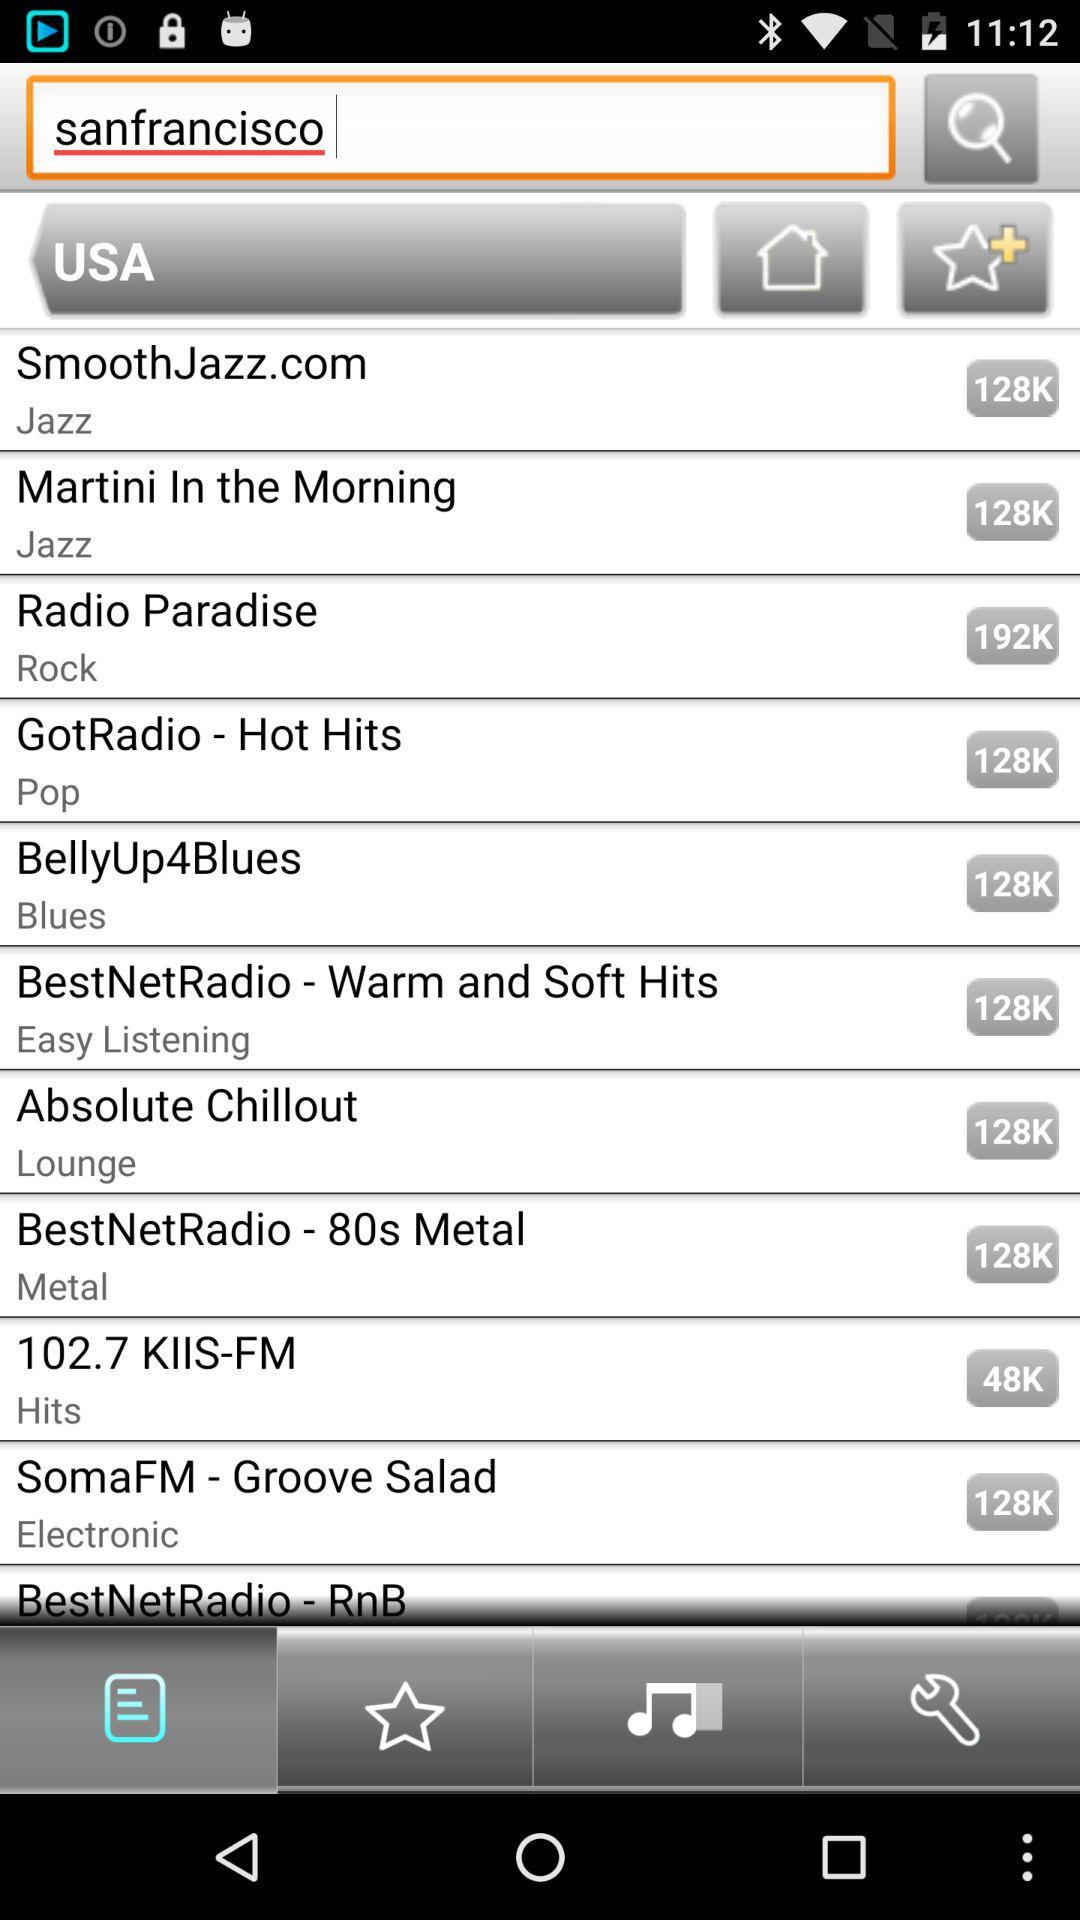 The image size is (1080, 1920). I want to click on home page, so click(790, 259).